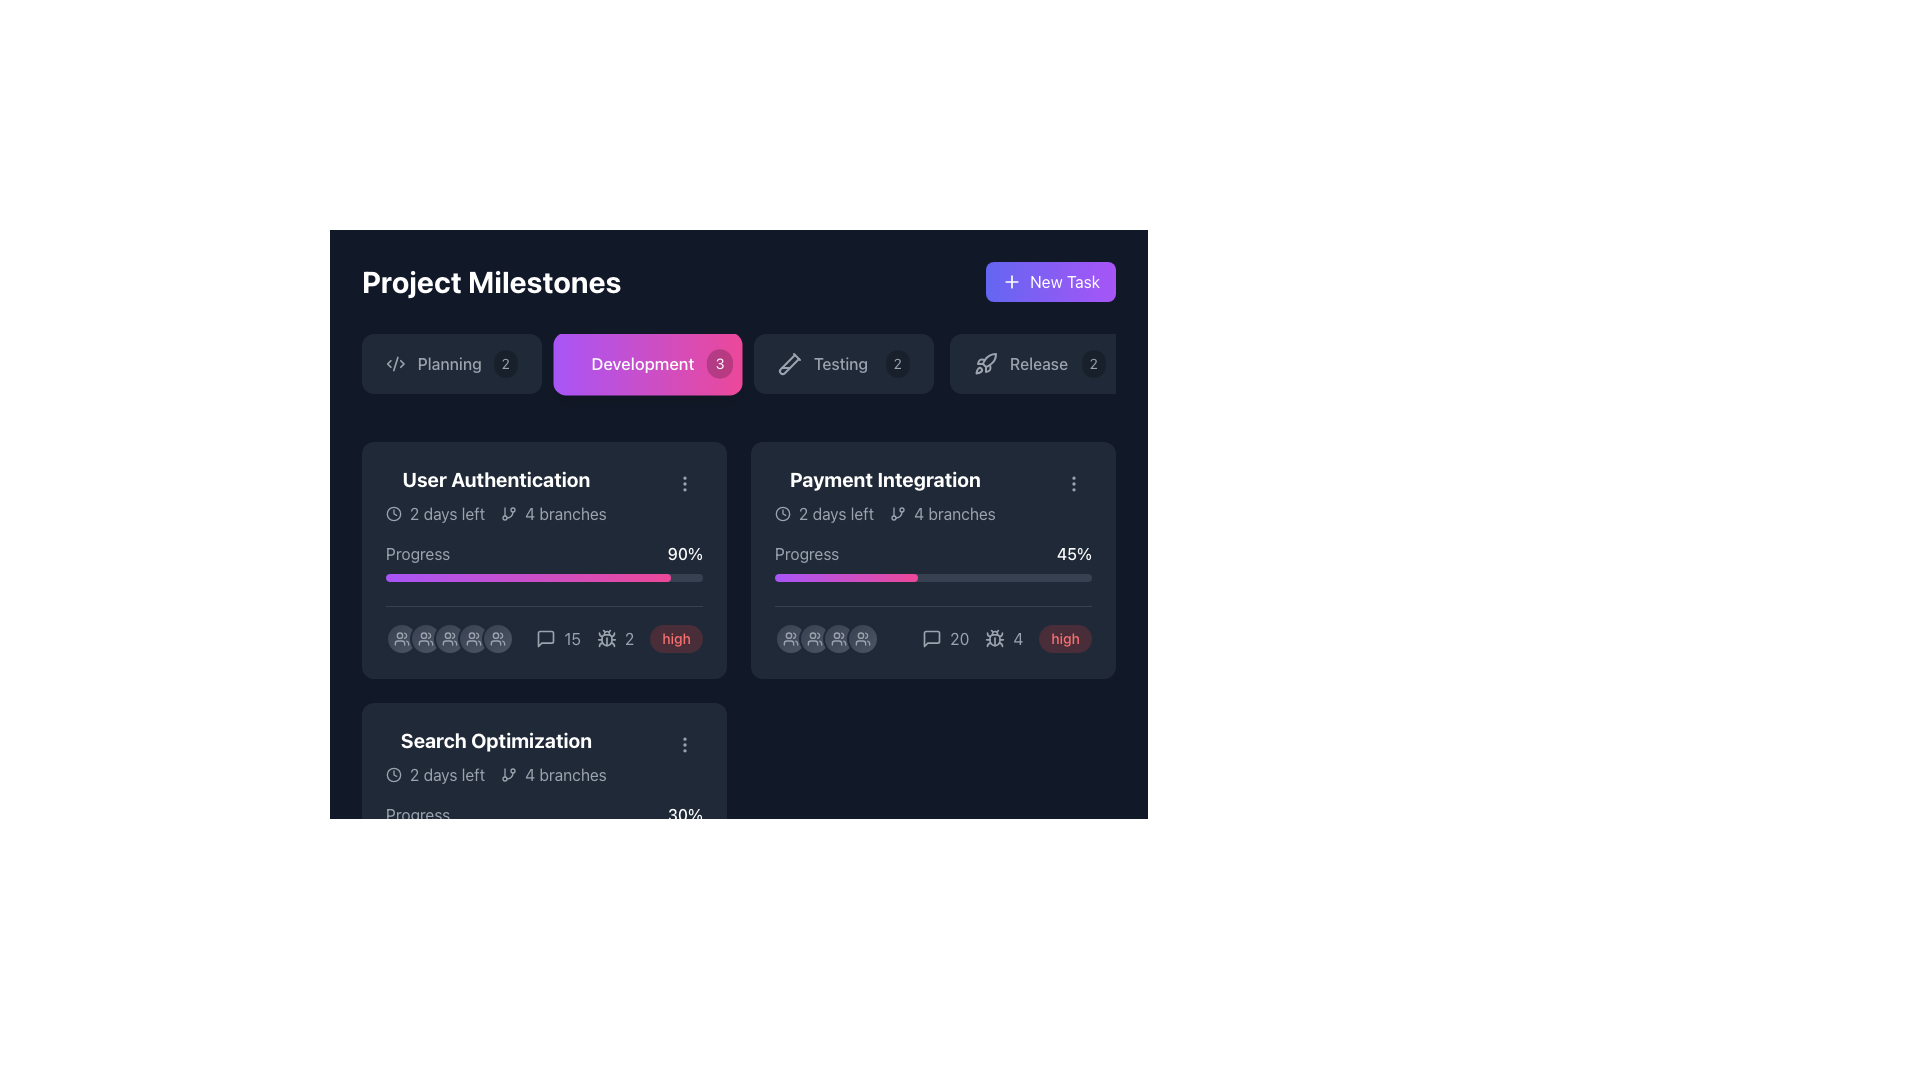 This screenshot has height=1080, width=1920. I want to click on the display of the SVG Icon indicating a messaging or comment feature located at the top center of the 'Payment Integration' task card, so click(931, 639).